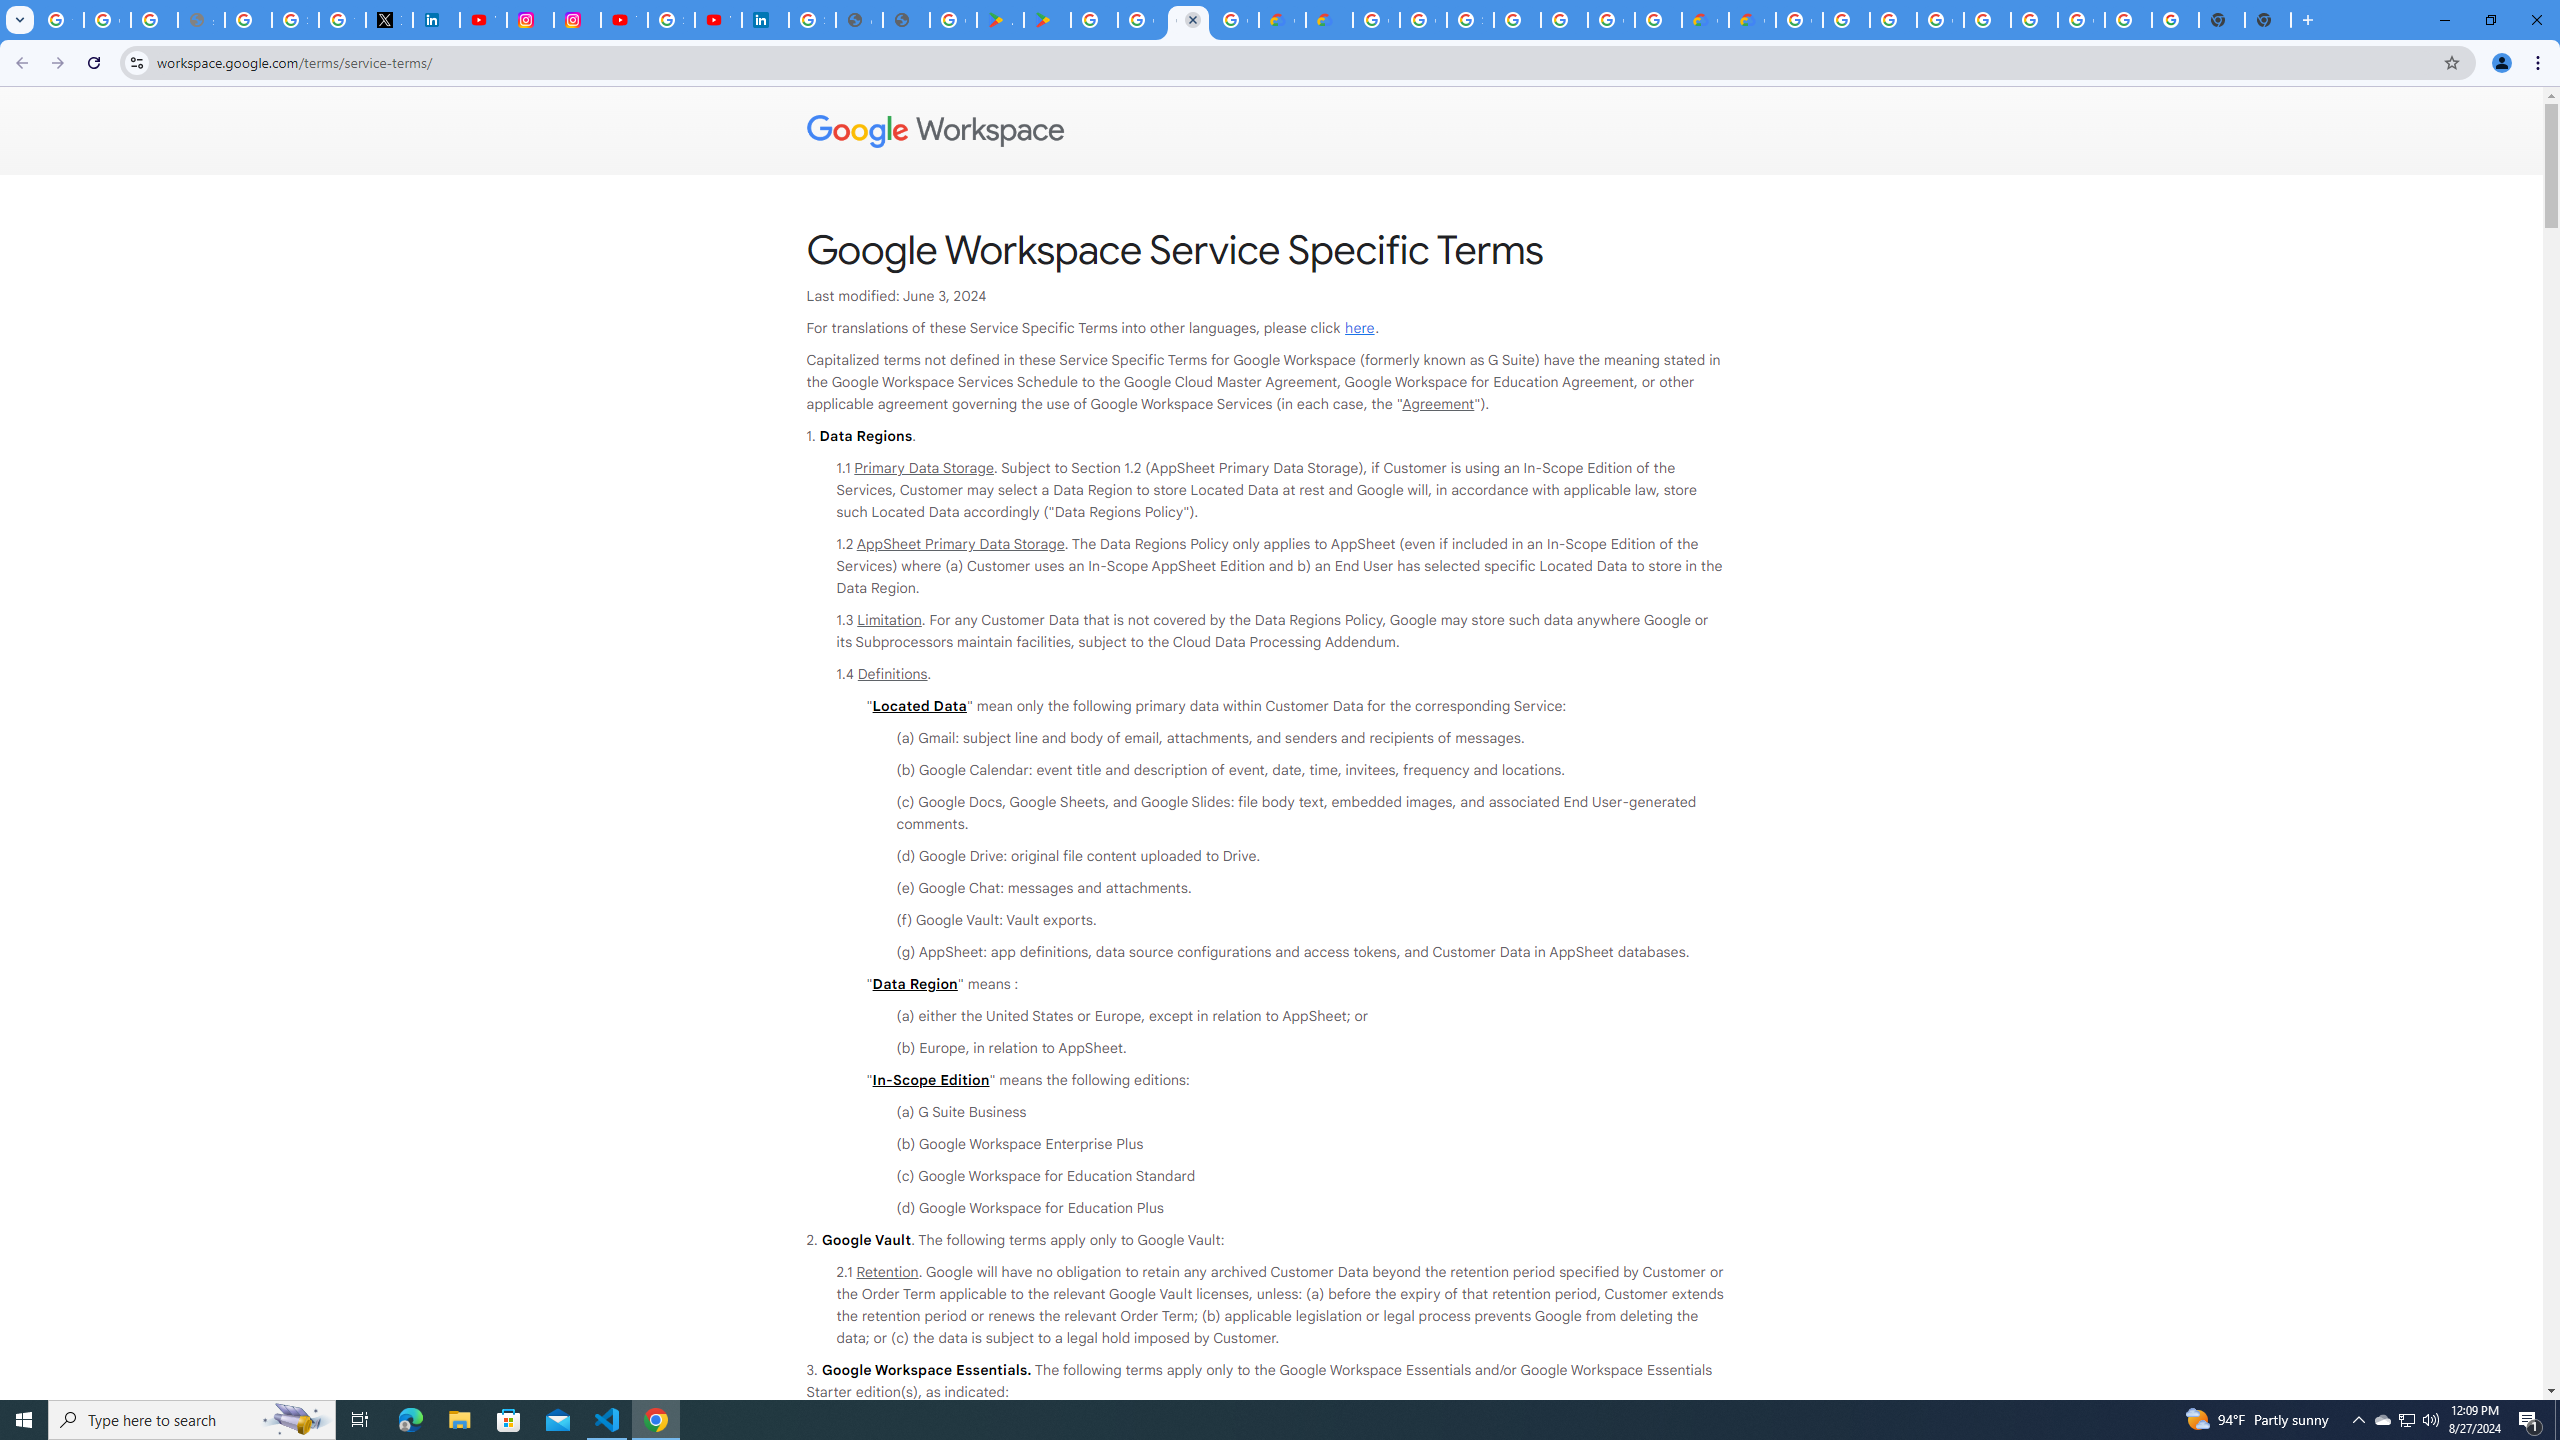 Image resolution: width=2560 pixels, height=1440 pixels. What do you see at coordinates (1610, 19) in the screenshot?
I see `'Google Cloud Platform'` at bounding box center [1610, 19].